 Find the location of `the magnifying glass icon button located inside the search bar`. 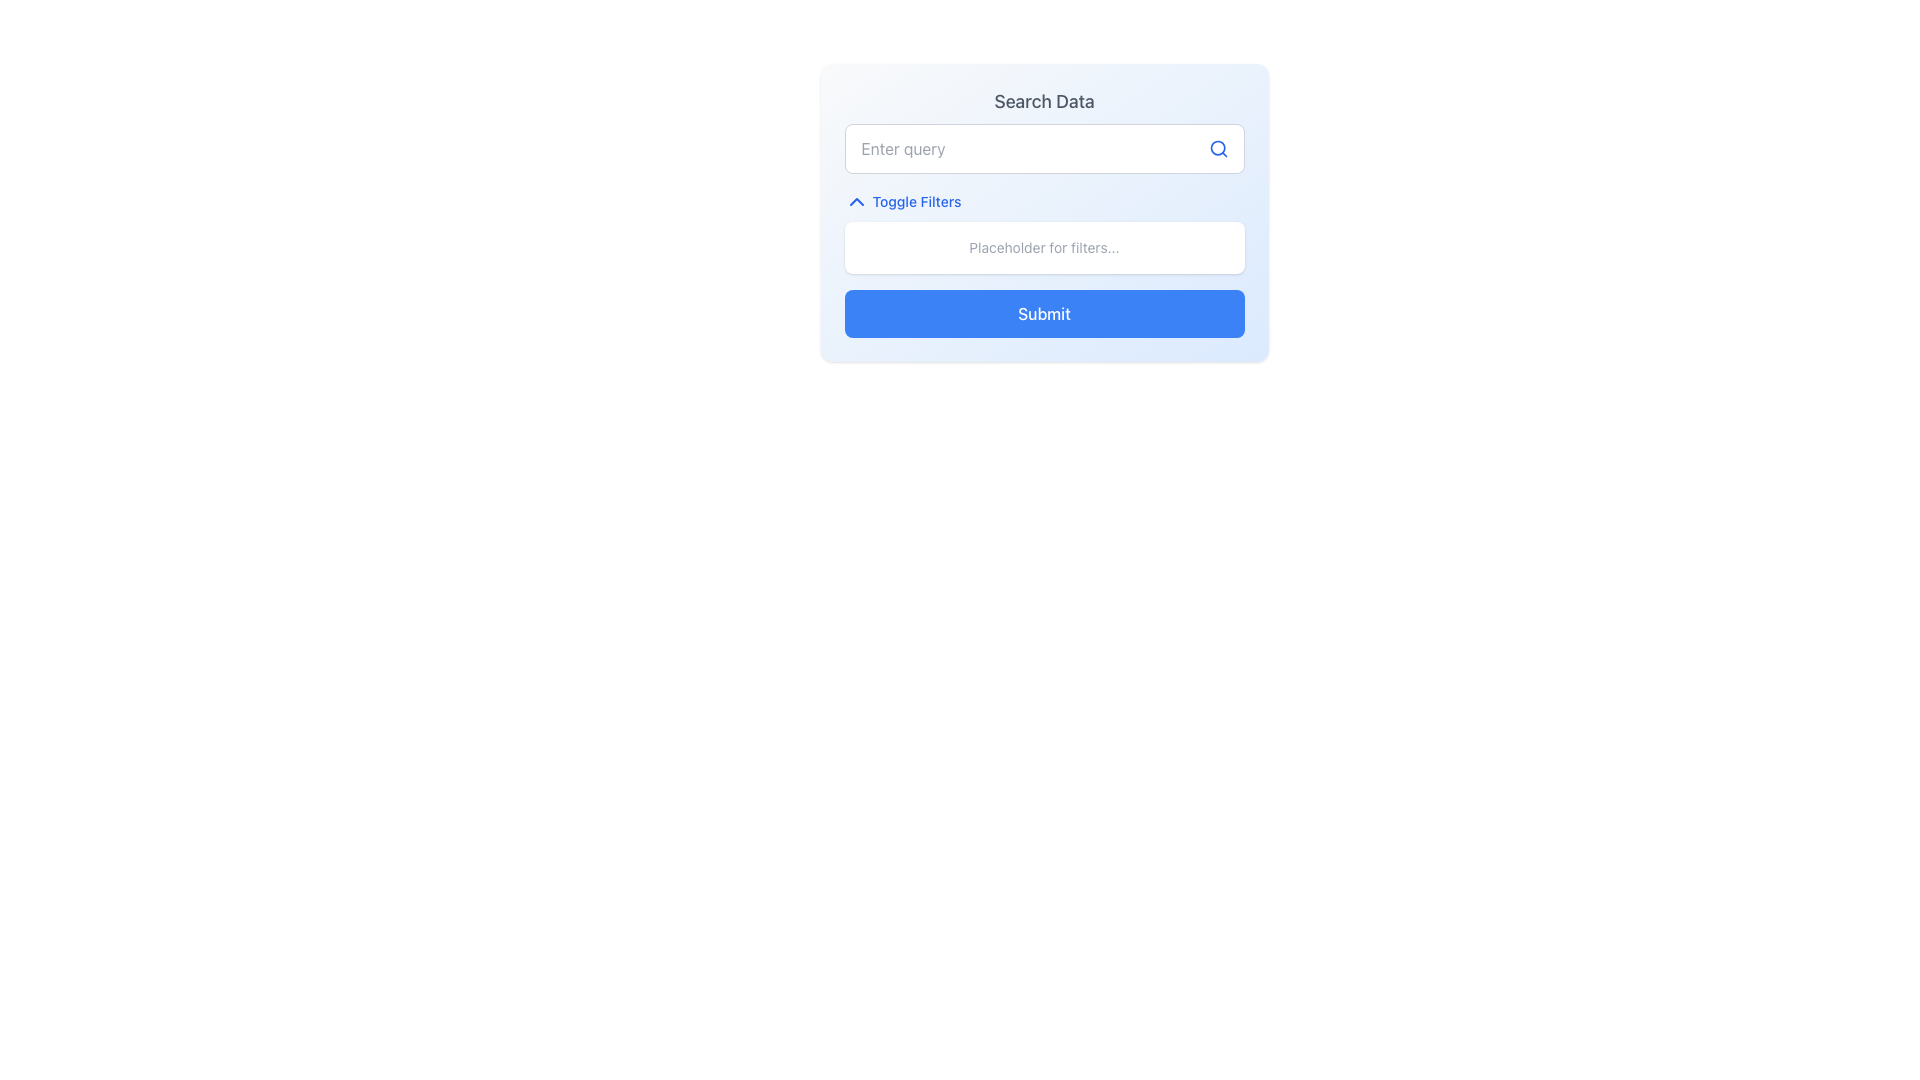

the magnifying glass icon button located inside the search bar is located at coordinates (1217, 148).